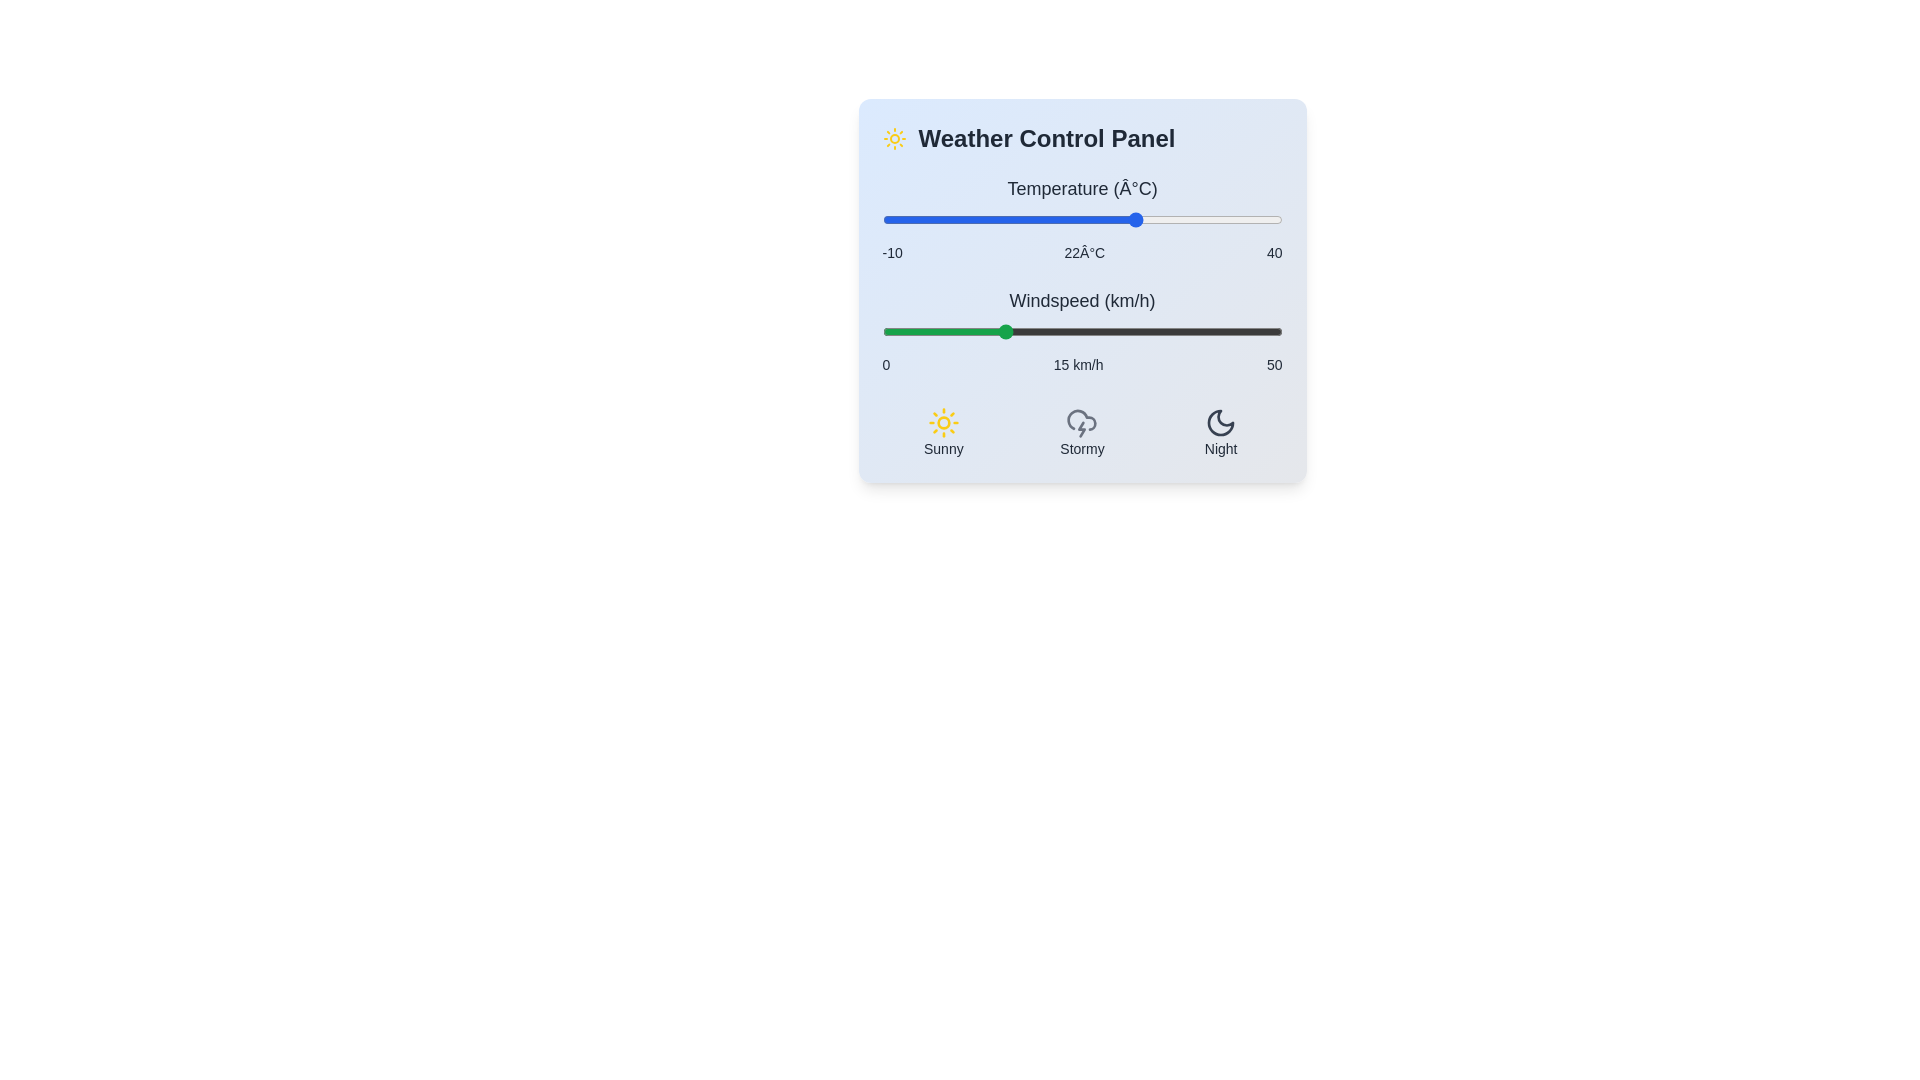  What do you see at coordinates (1241, 330) in the screenshot?
I see `the wind speed` at bounding box center [1241, 330].